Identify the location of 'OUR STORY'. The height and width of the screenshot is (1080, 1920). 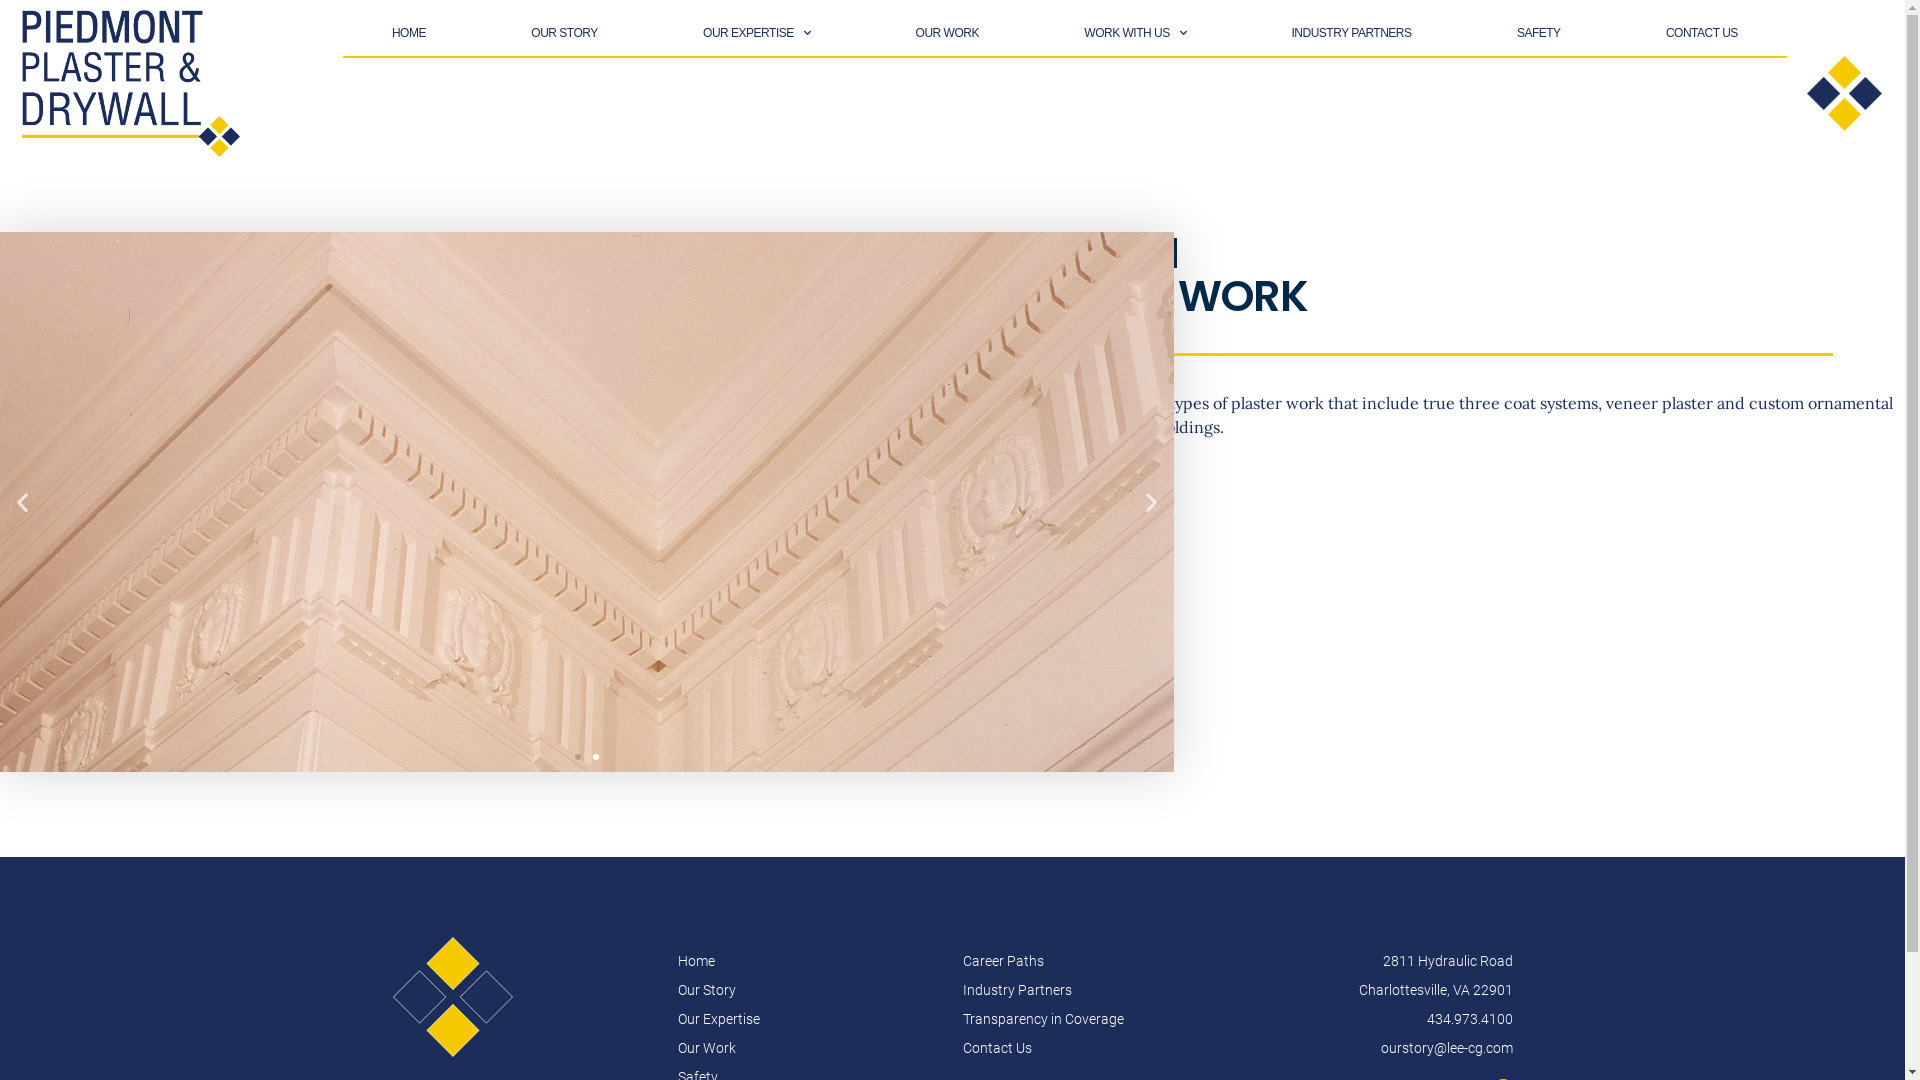
(563, 33).